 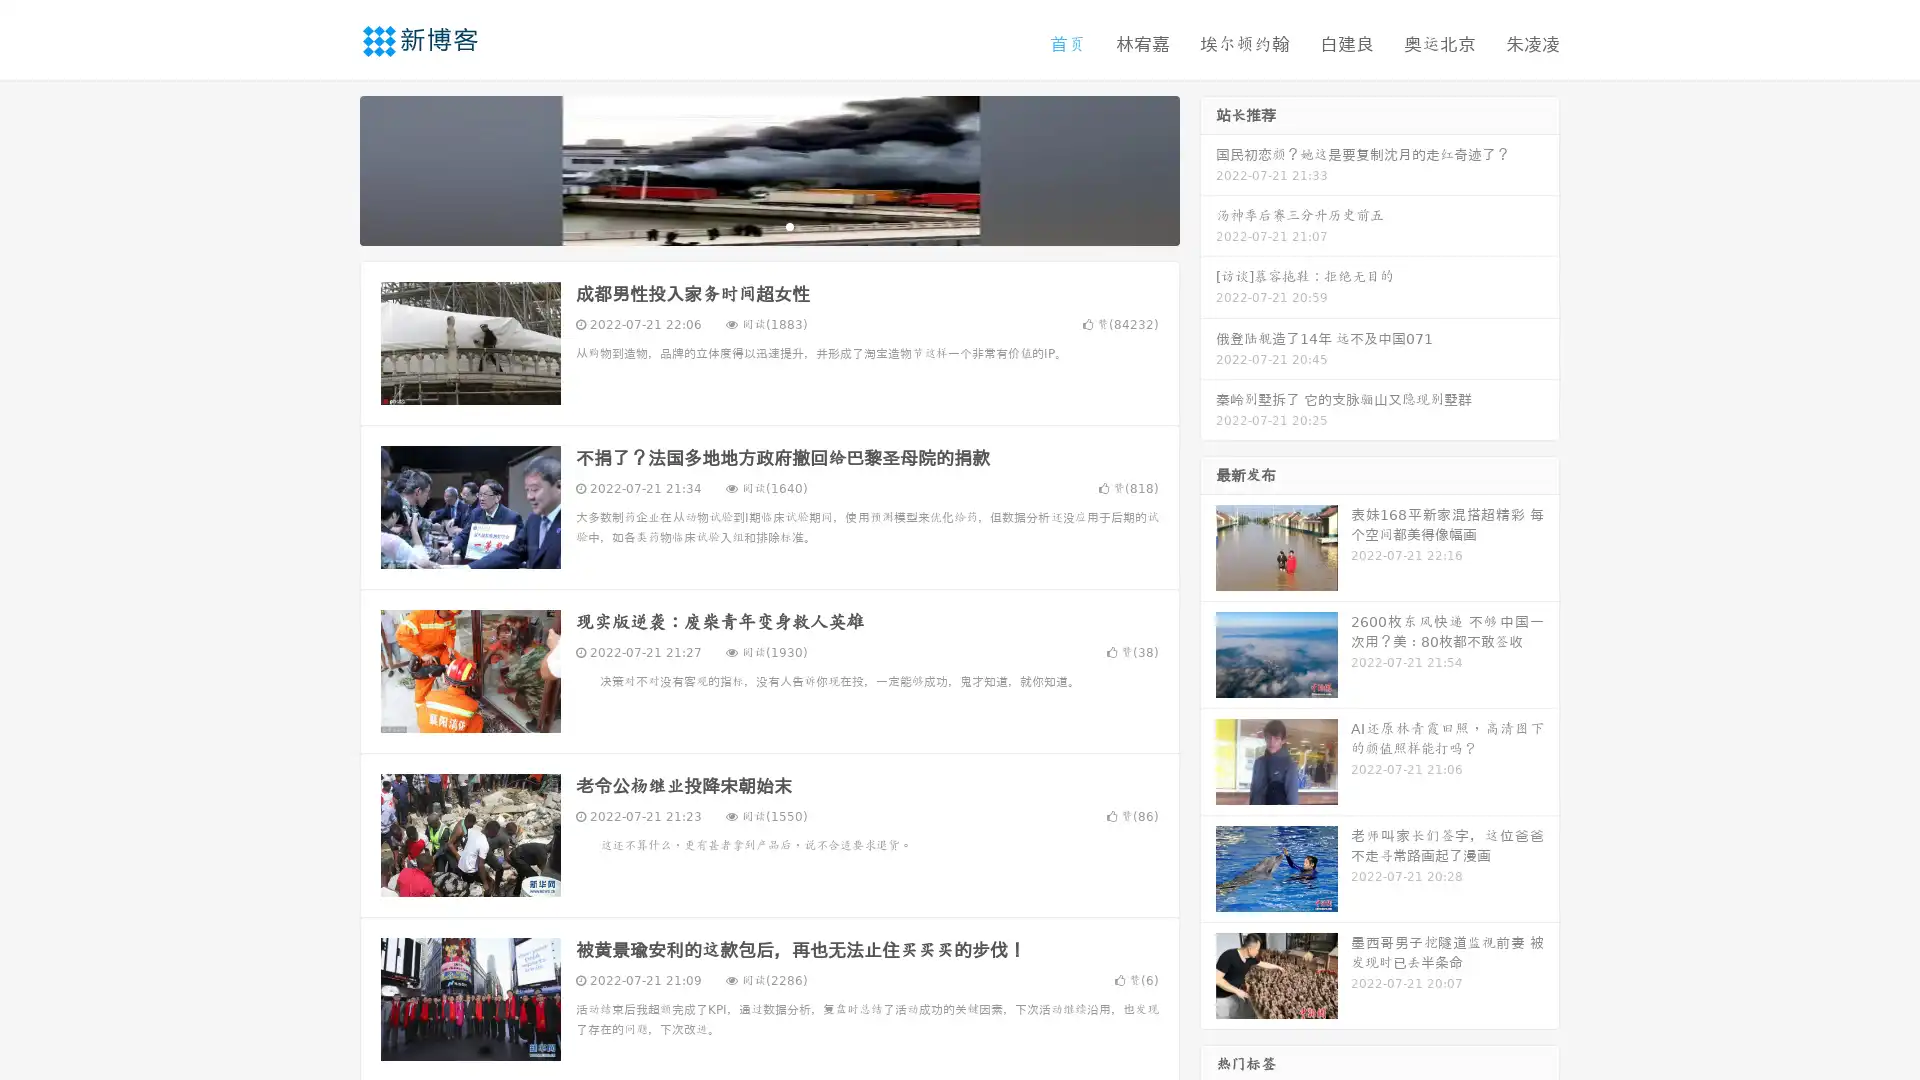 I want to click on Go to slide 3, so click(x=789, y=225).